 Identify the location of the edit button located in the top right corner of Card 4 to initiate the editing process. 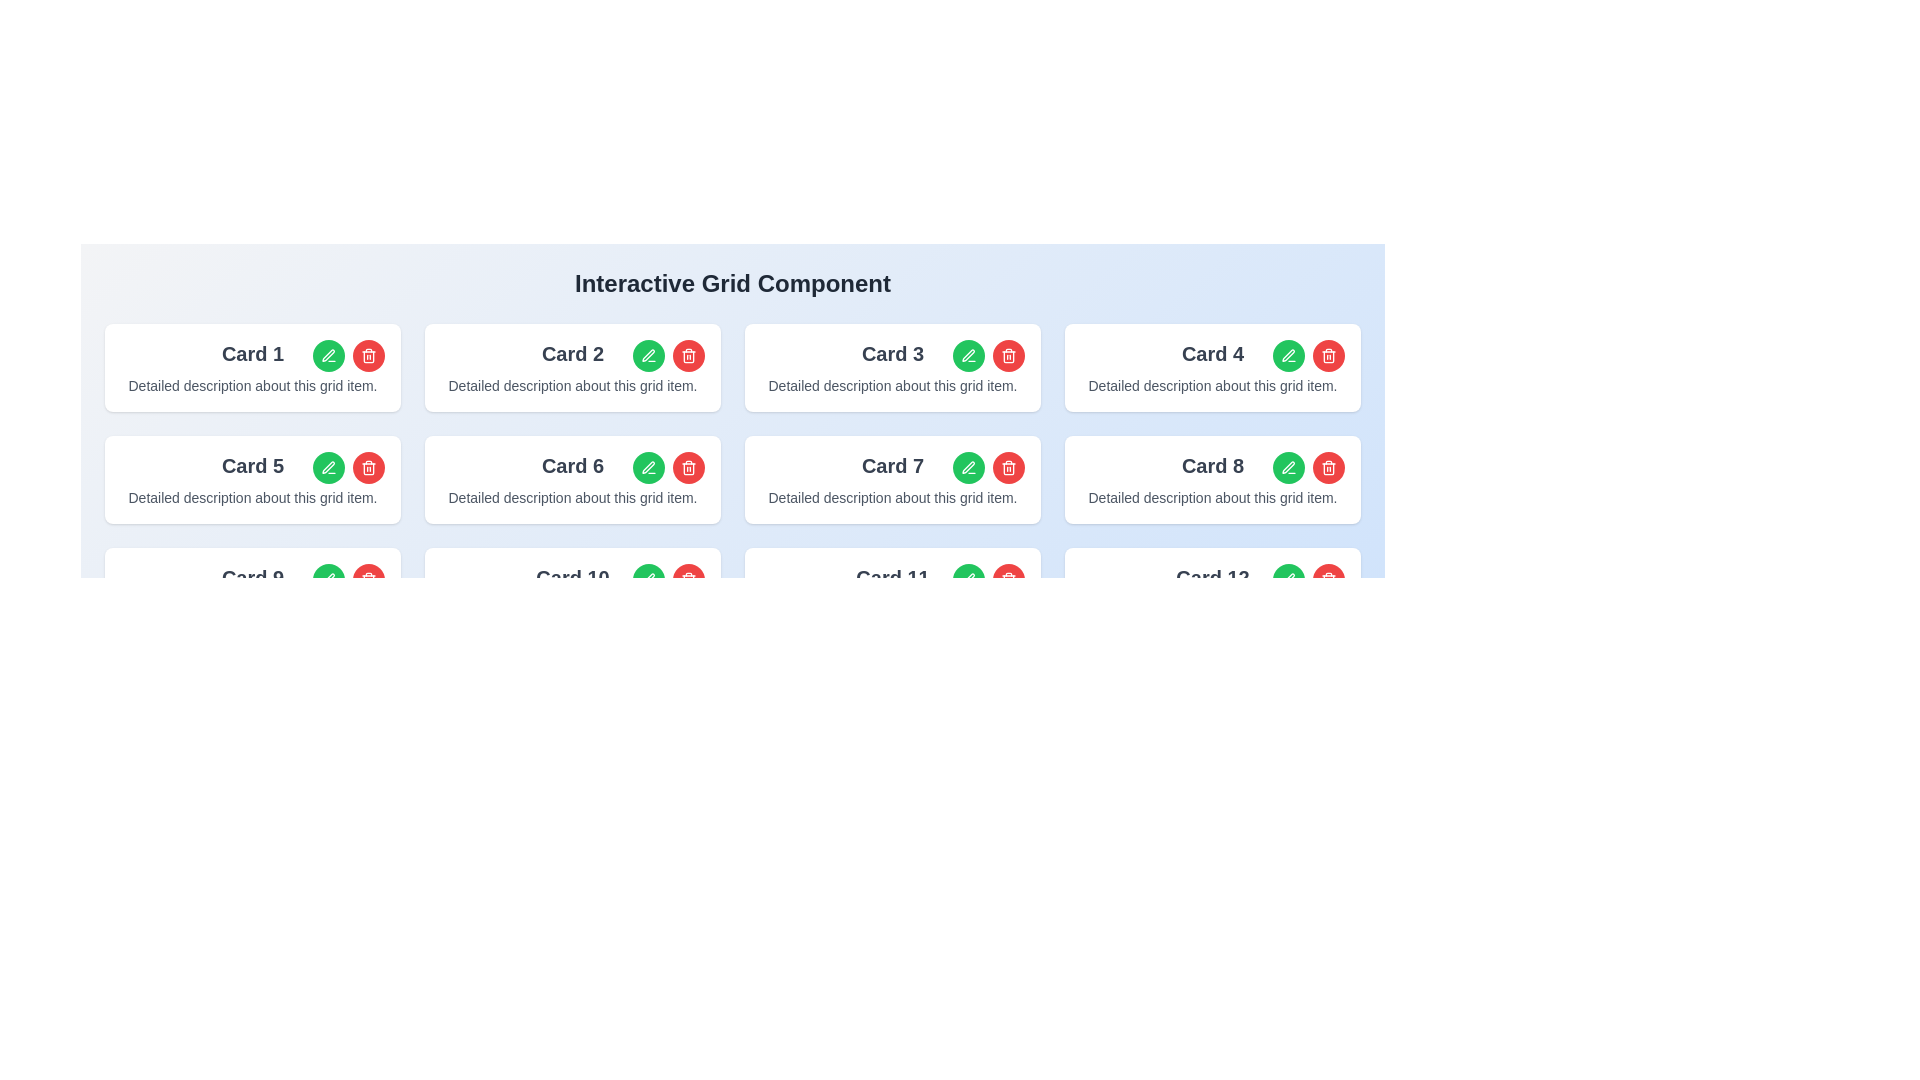
(1289, 354).